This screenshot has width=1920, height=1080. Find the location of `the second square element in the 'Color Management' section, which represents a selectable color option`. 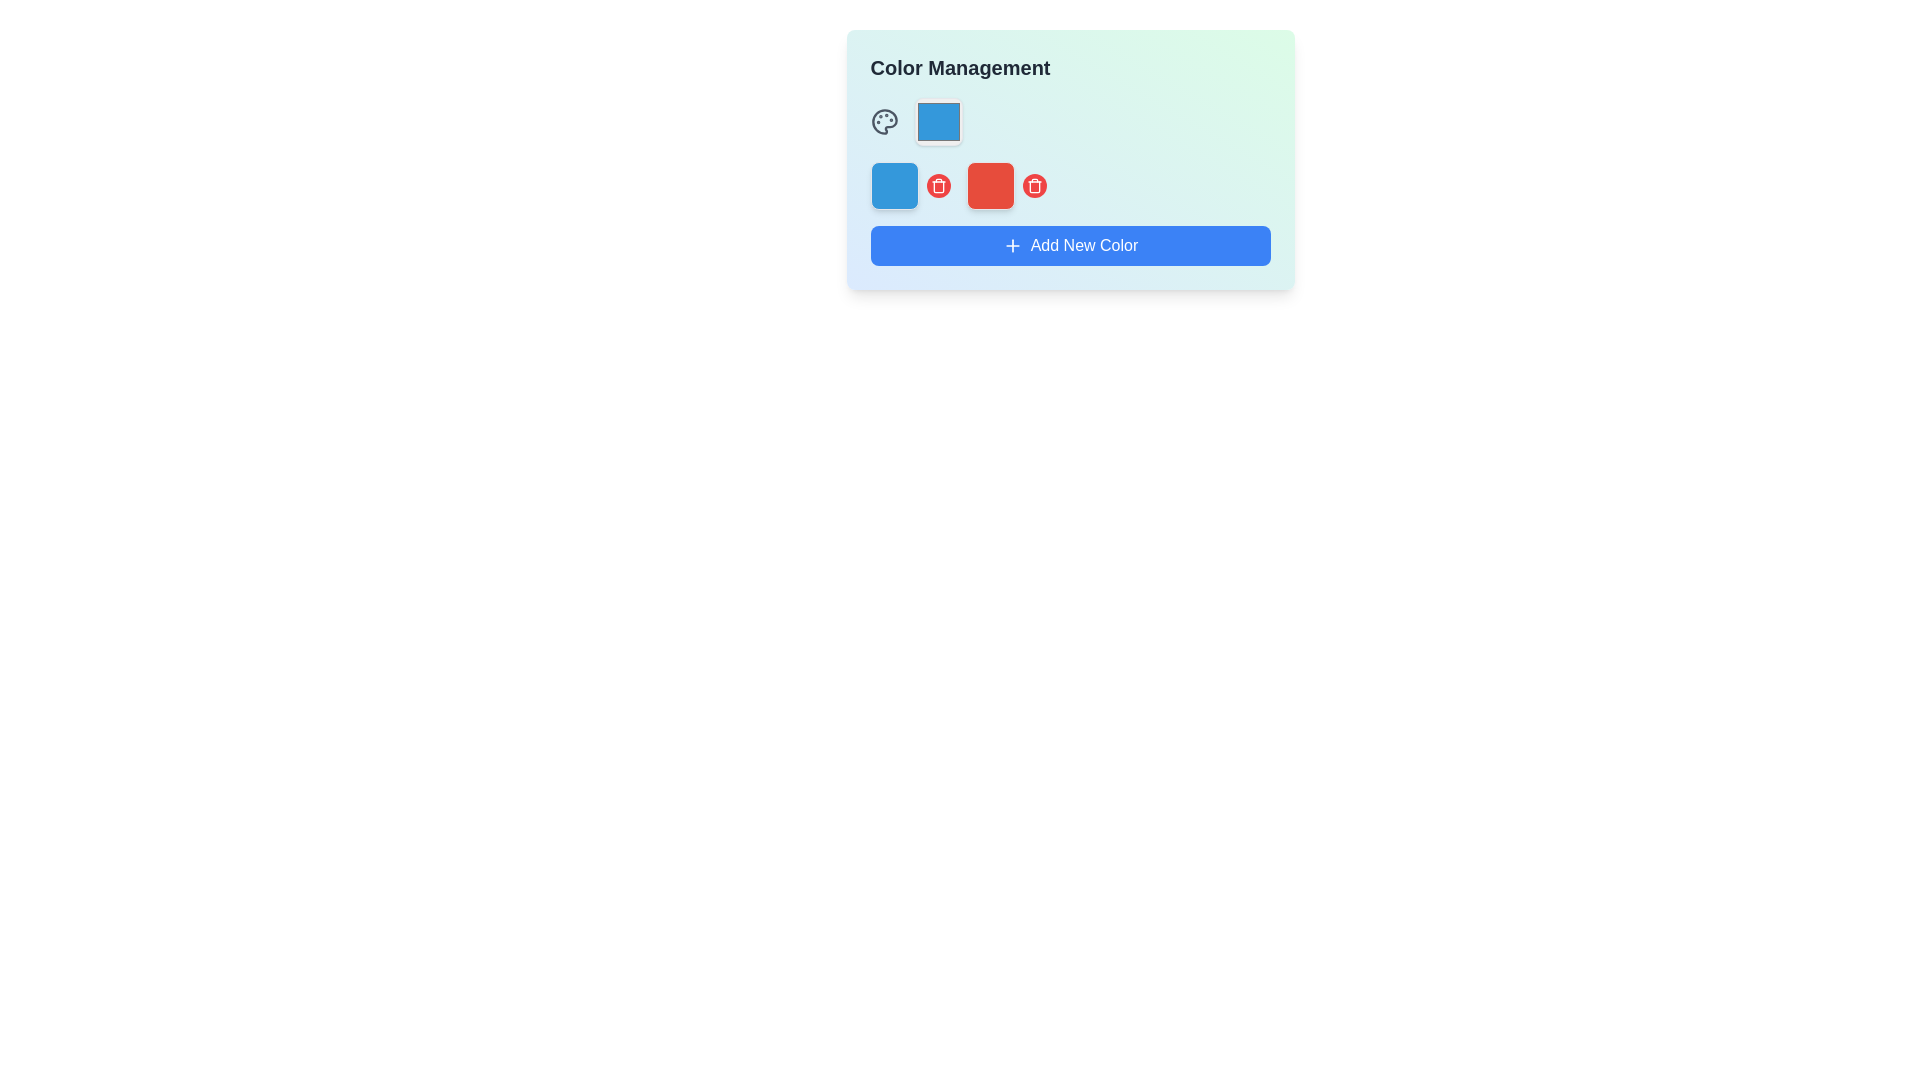

the second square element in the 'Color Management' section, which represents a selectable color option is located at coordinates (1006, 185).